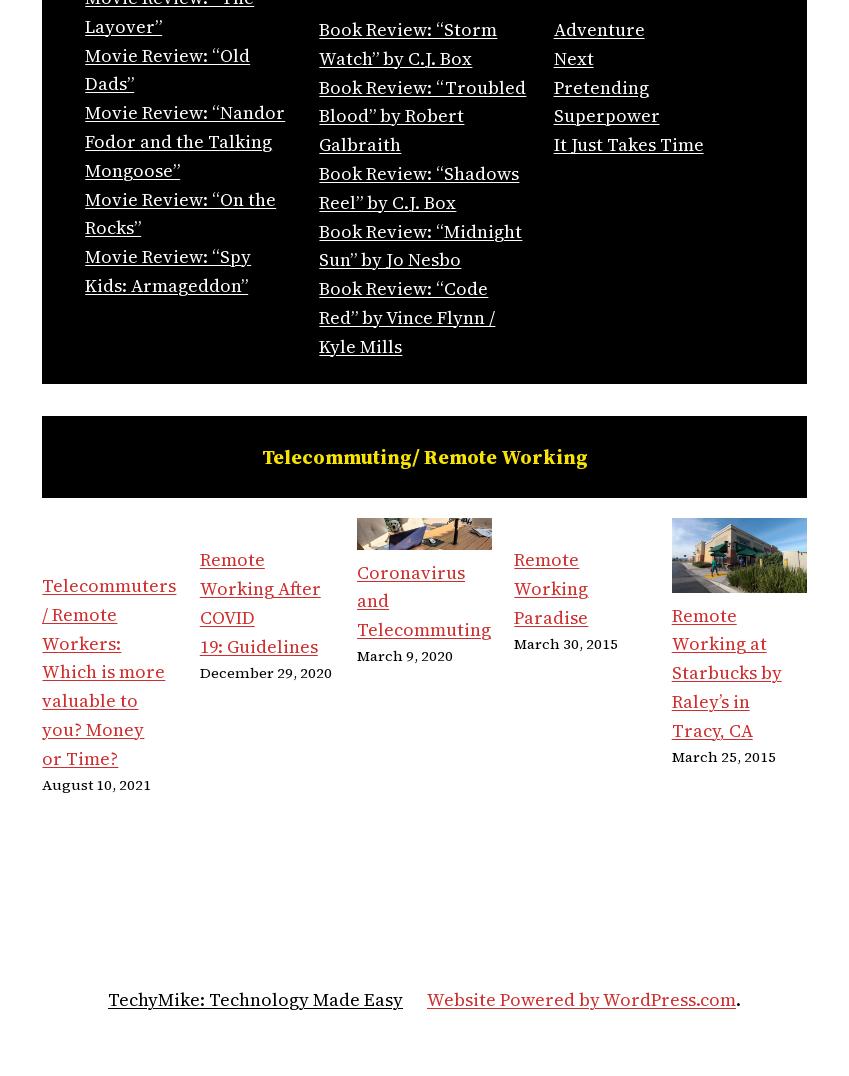 The image size is (849, 1076). Describe the element at coordinates (422, 600) in the screenshot. I see `'Coronavirus and Telecommuting'` at that location.